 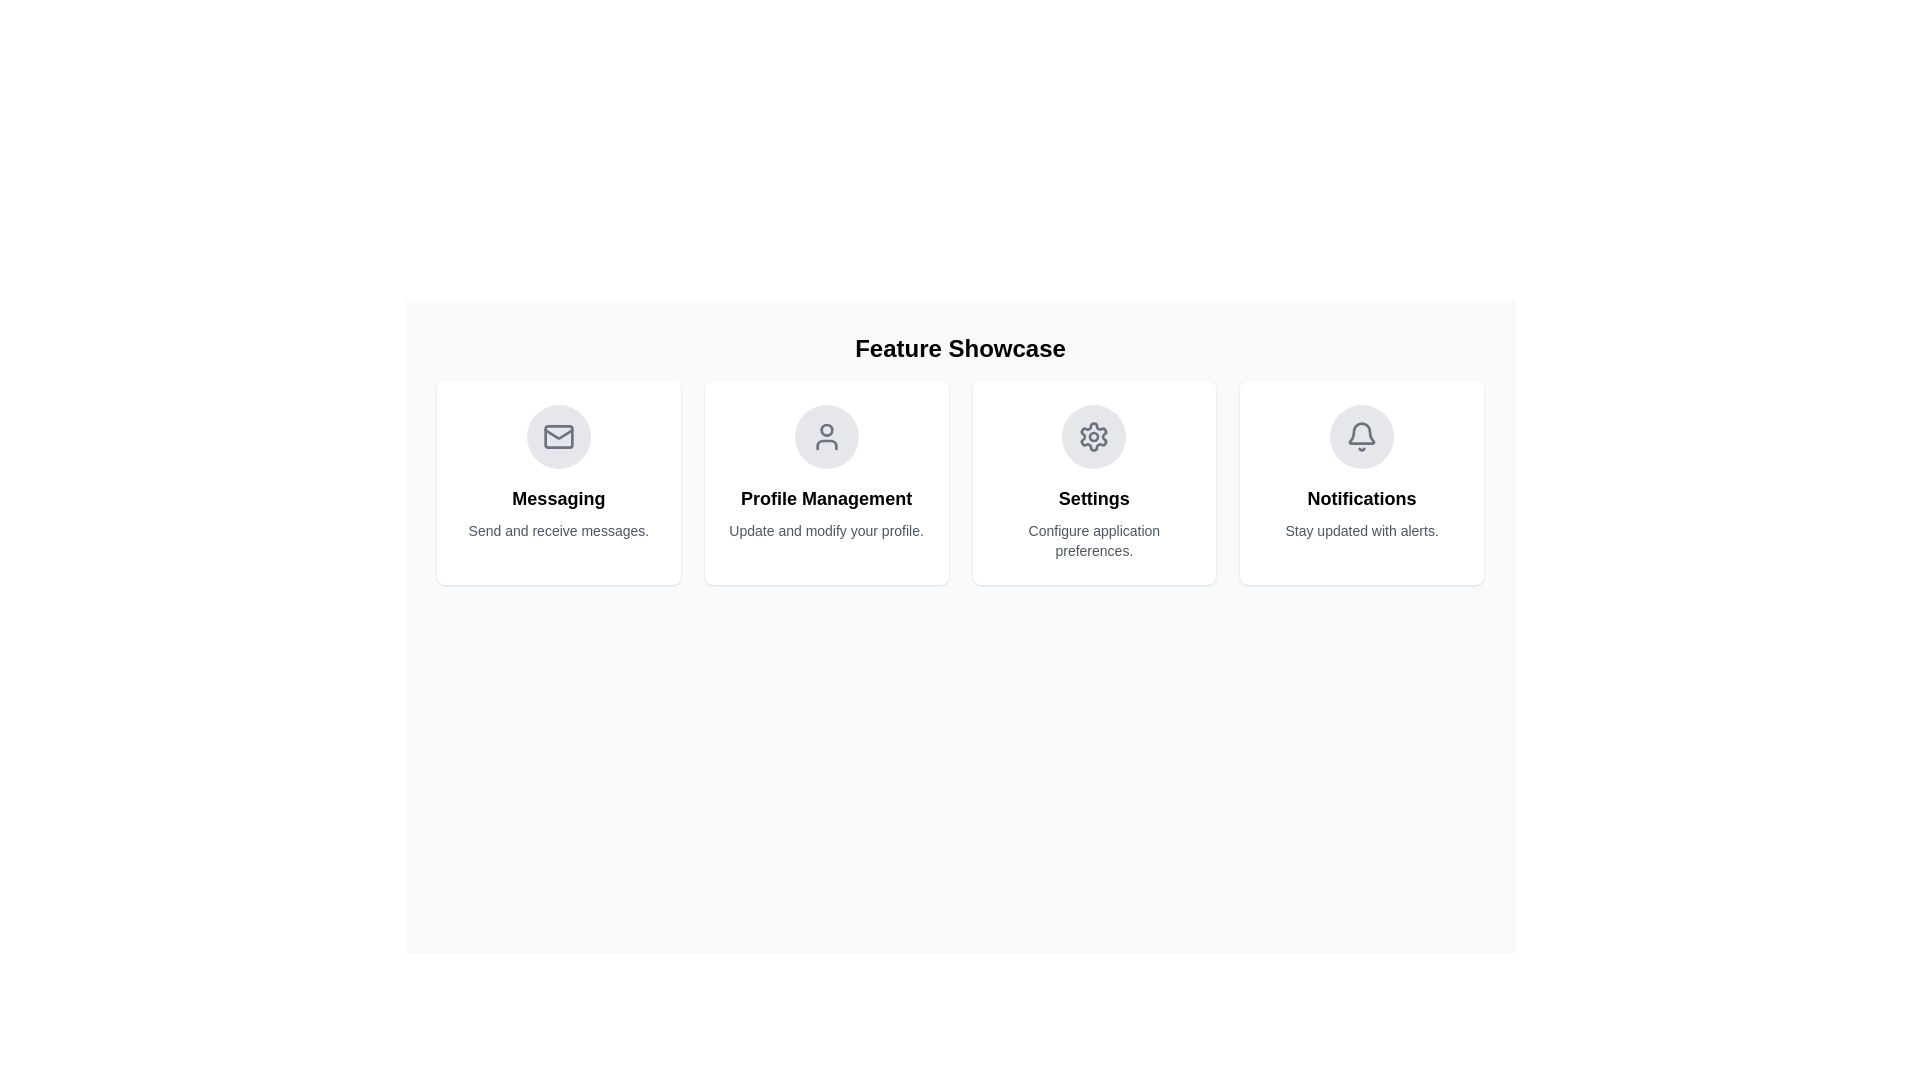 I want to click on the 'Settings' section title text label, which is positioned below the settings icon and above the descriptive text 'Configure application preferences', so click(x=1093, y=497).